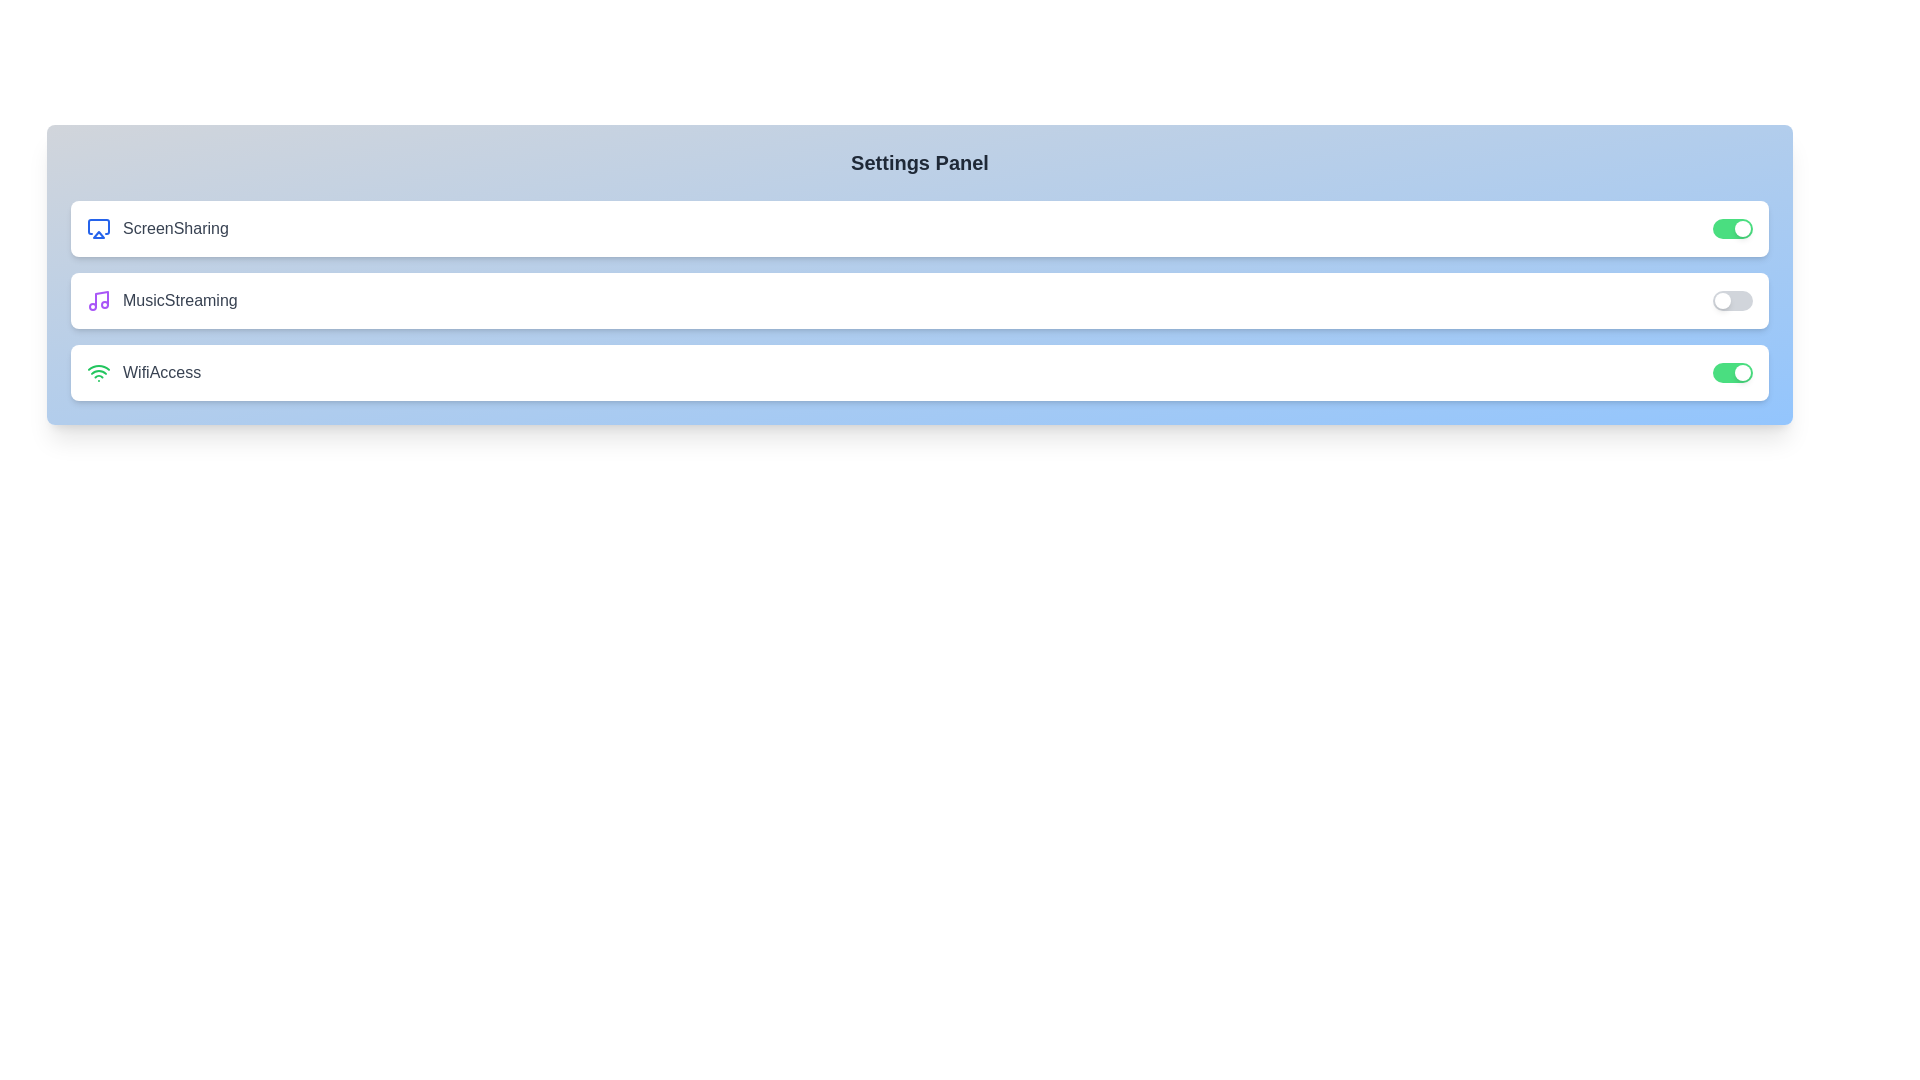  I want to click on the 'ScreenSharing' toggle switch to change its state, so click(1731, 227).